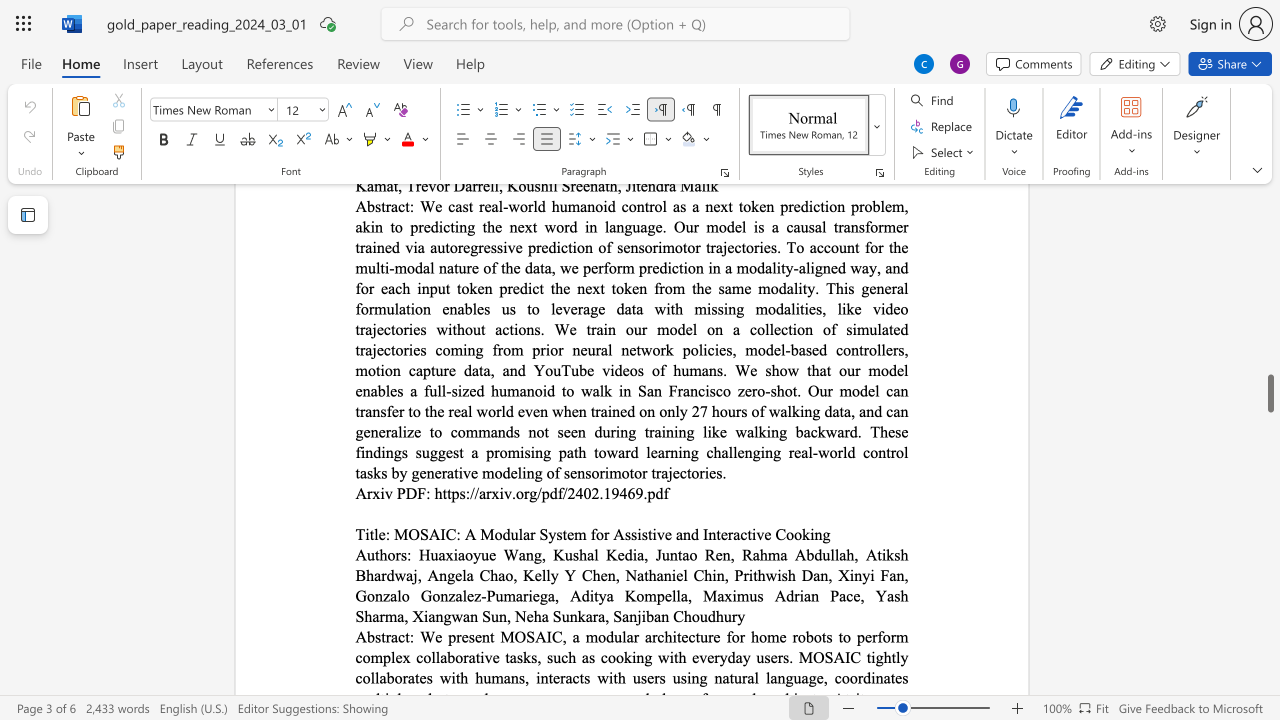  Describe the element at coordinates (1269, 220) in the screenshot. I see `the scrollbar to scroll the page up` at that location.